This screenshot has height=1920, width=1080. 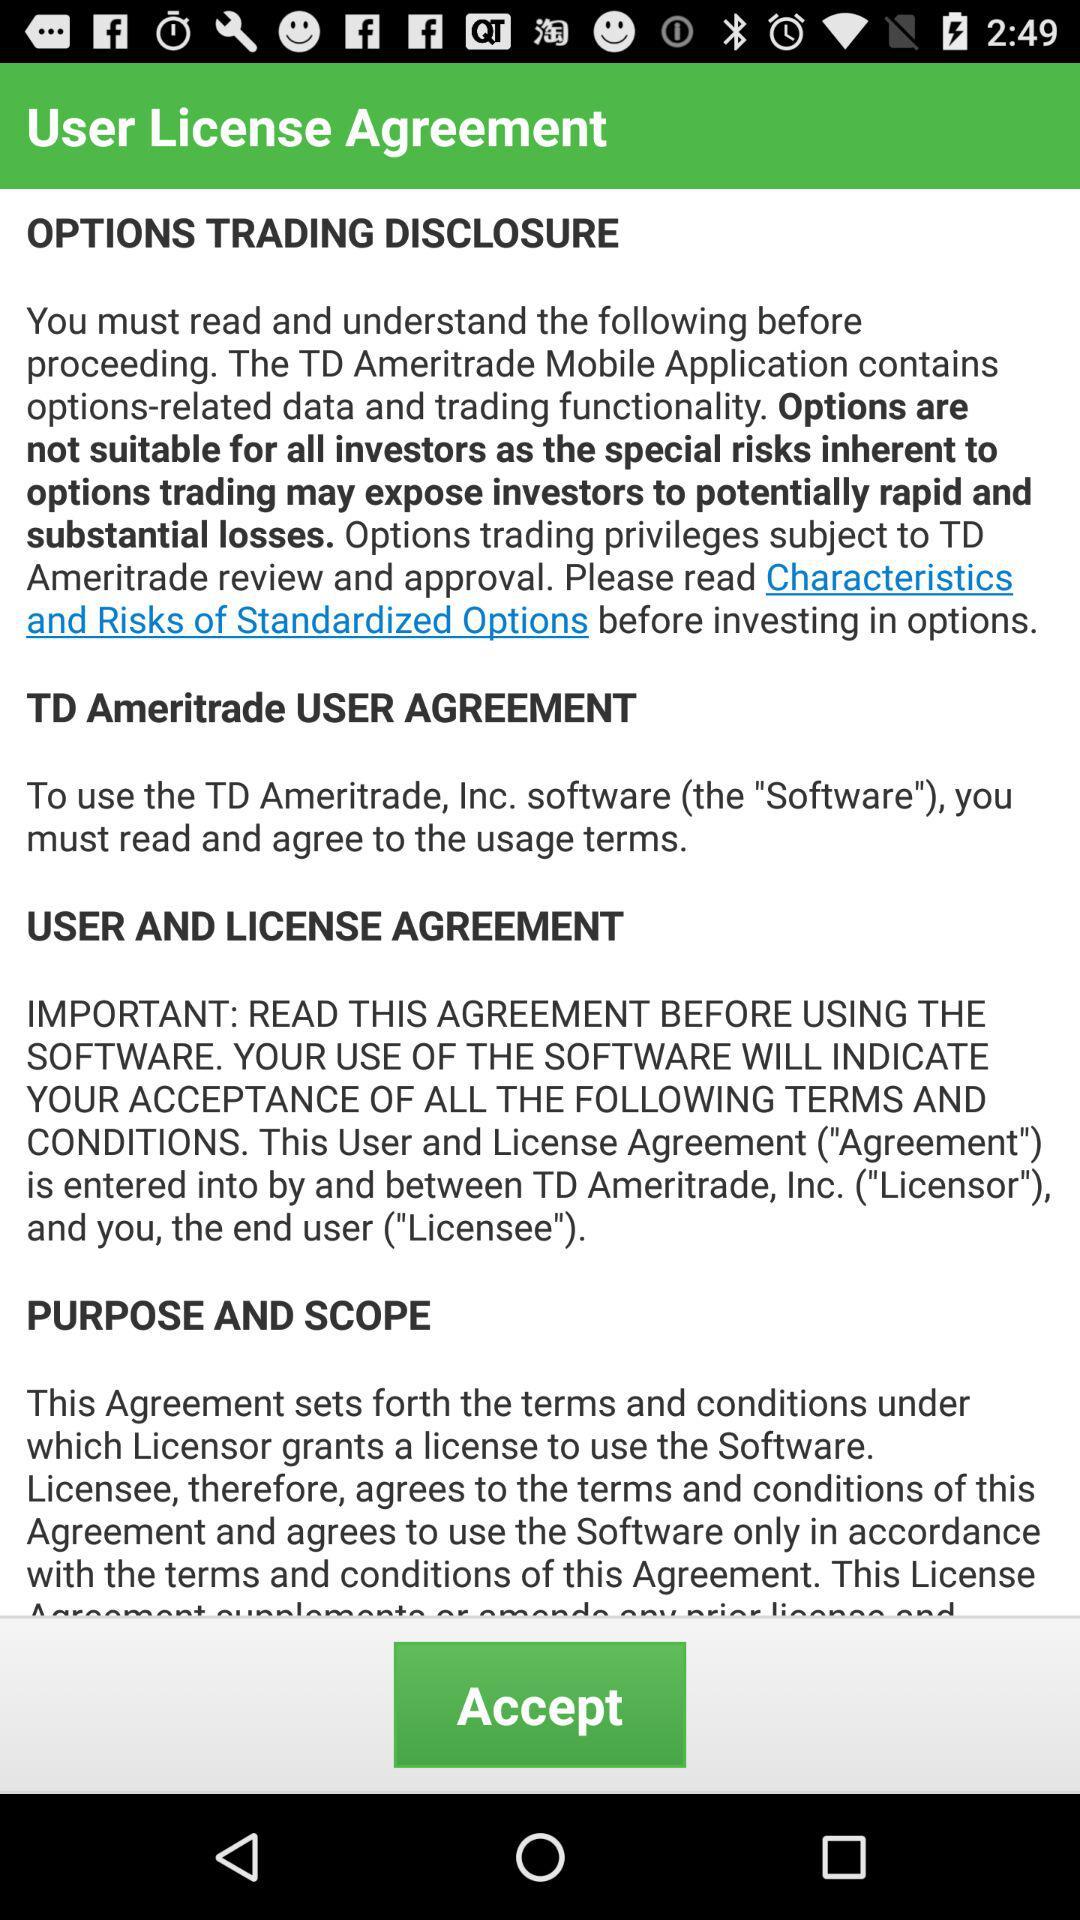 What do you see at coordinates (540, 1703) in the screenshot?
I see `the item below options trading disclosure icon` at bounding box center [540, 1703].